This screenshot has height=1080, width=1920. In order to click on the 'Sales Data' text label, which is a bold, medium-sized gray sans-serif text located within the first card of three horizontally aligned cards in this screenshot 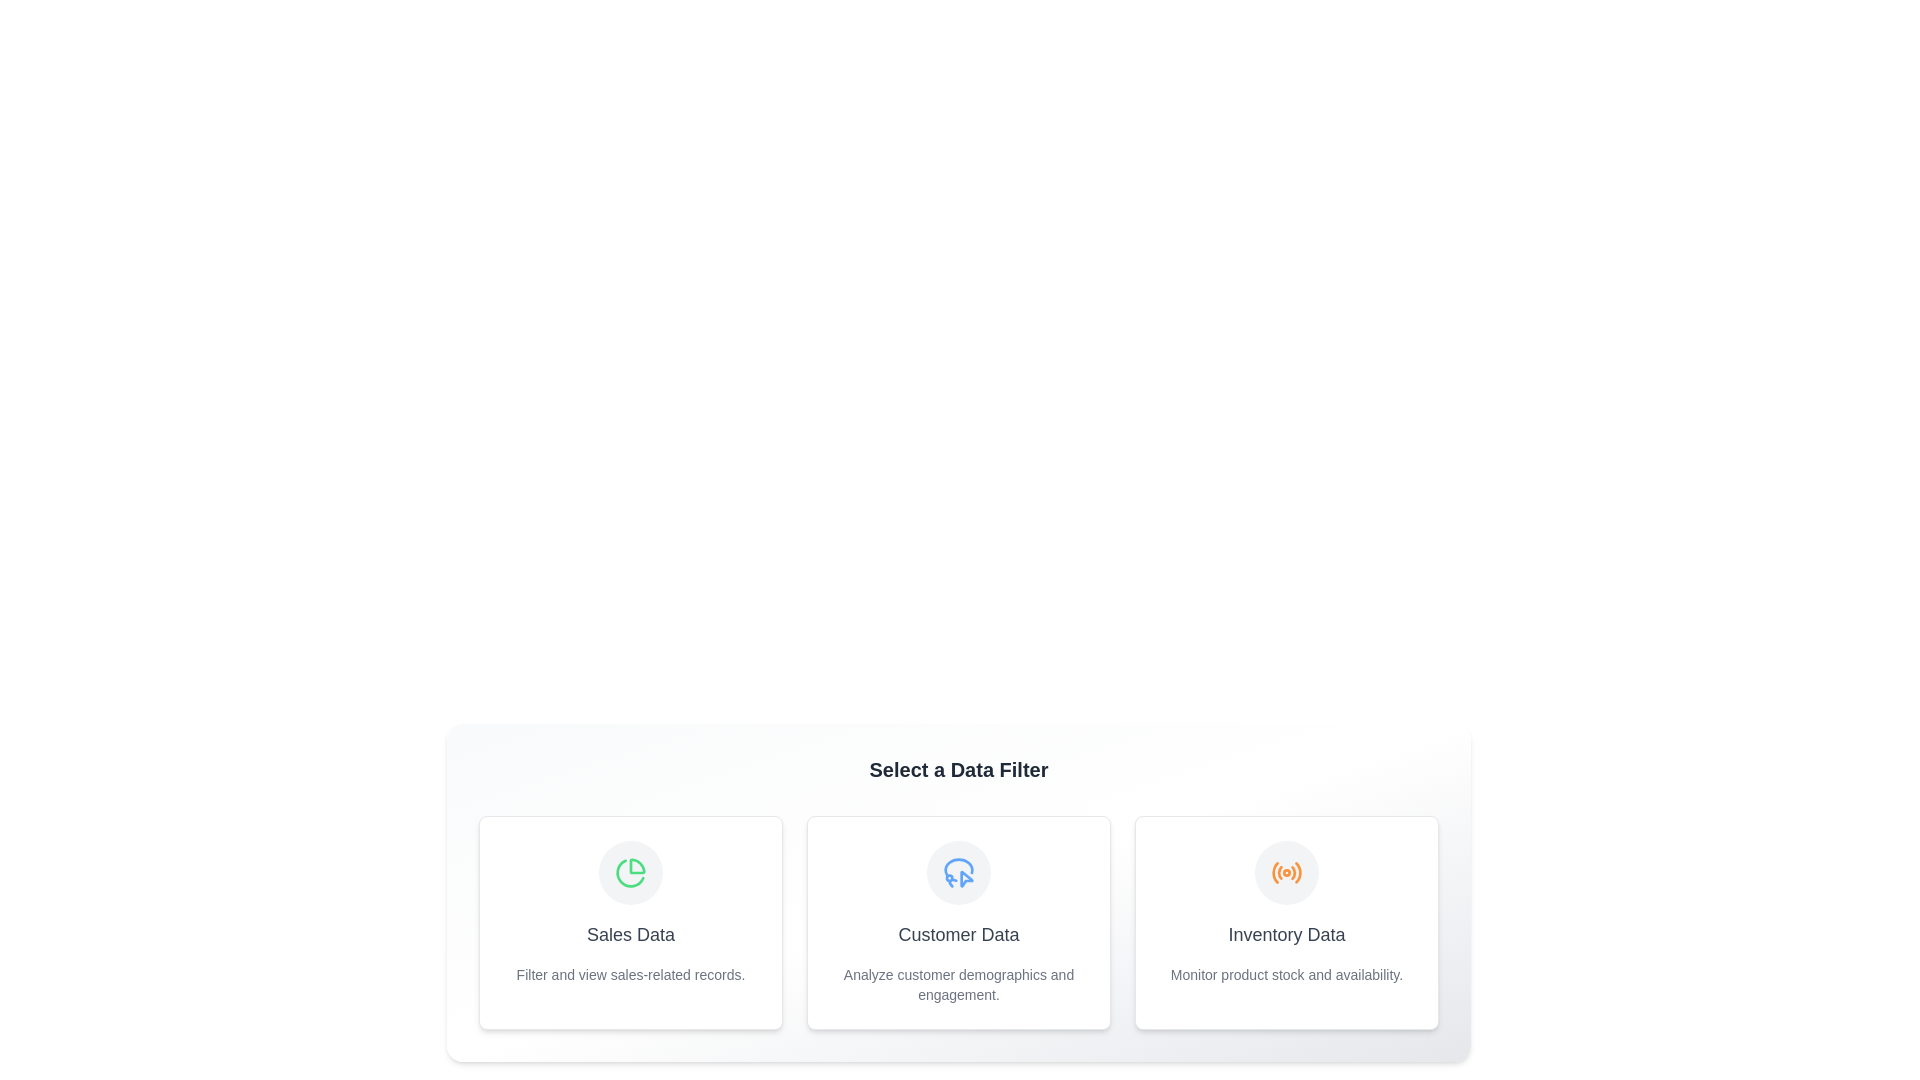, I will do `click(629, 934)`.